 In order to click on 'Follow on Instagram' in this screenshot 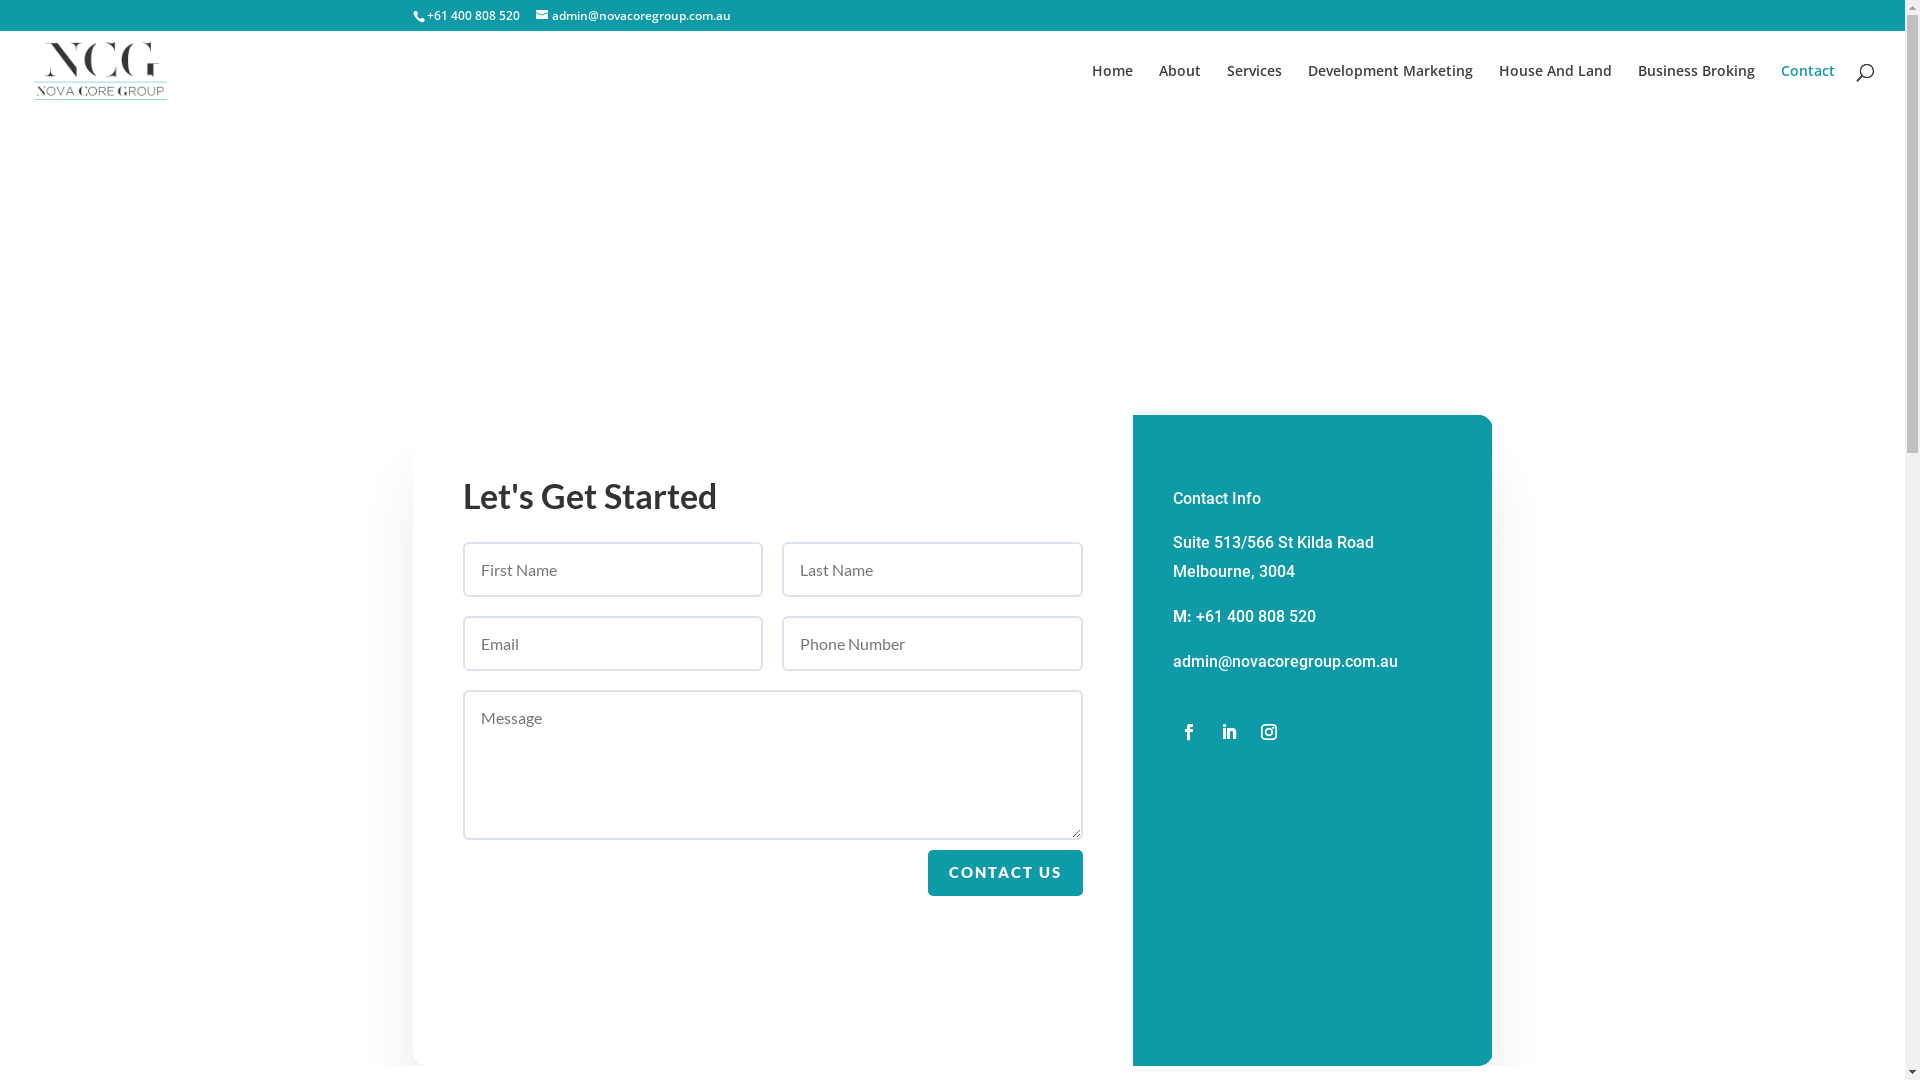, I will do `click(1251, 732)`.